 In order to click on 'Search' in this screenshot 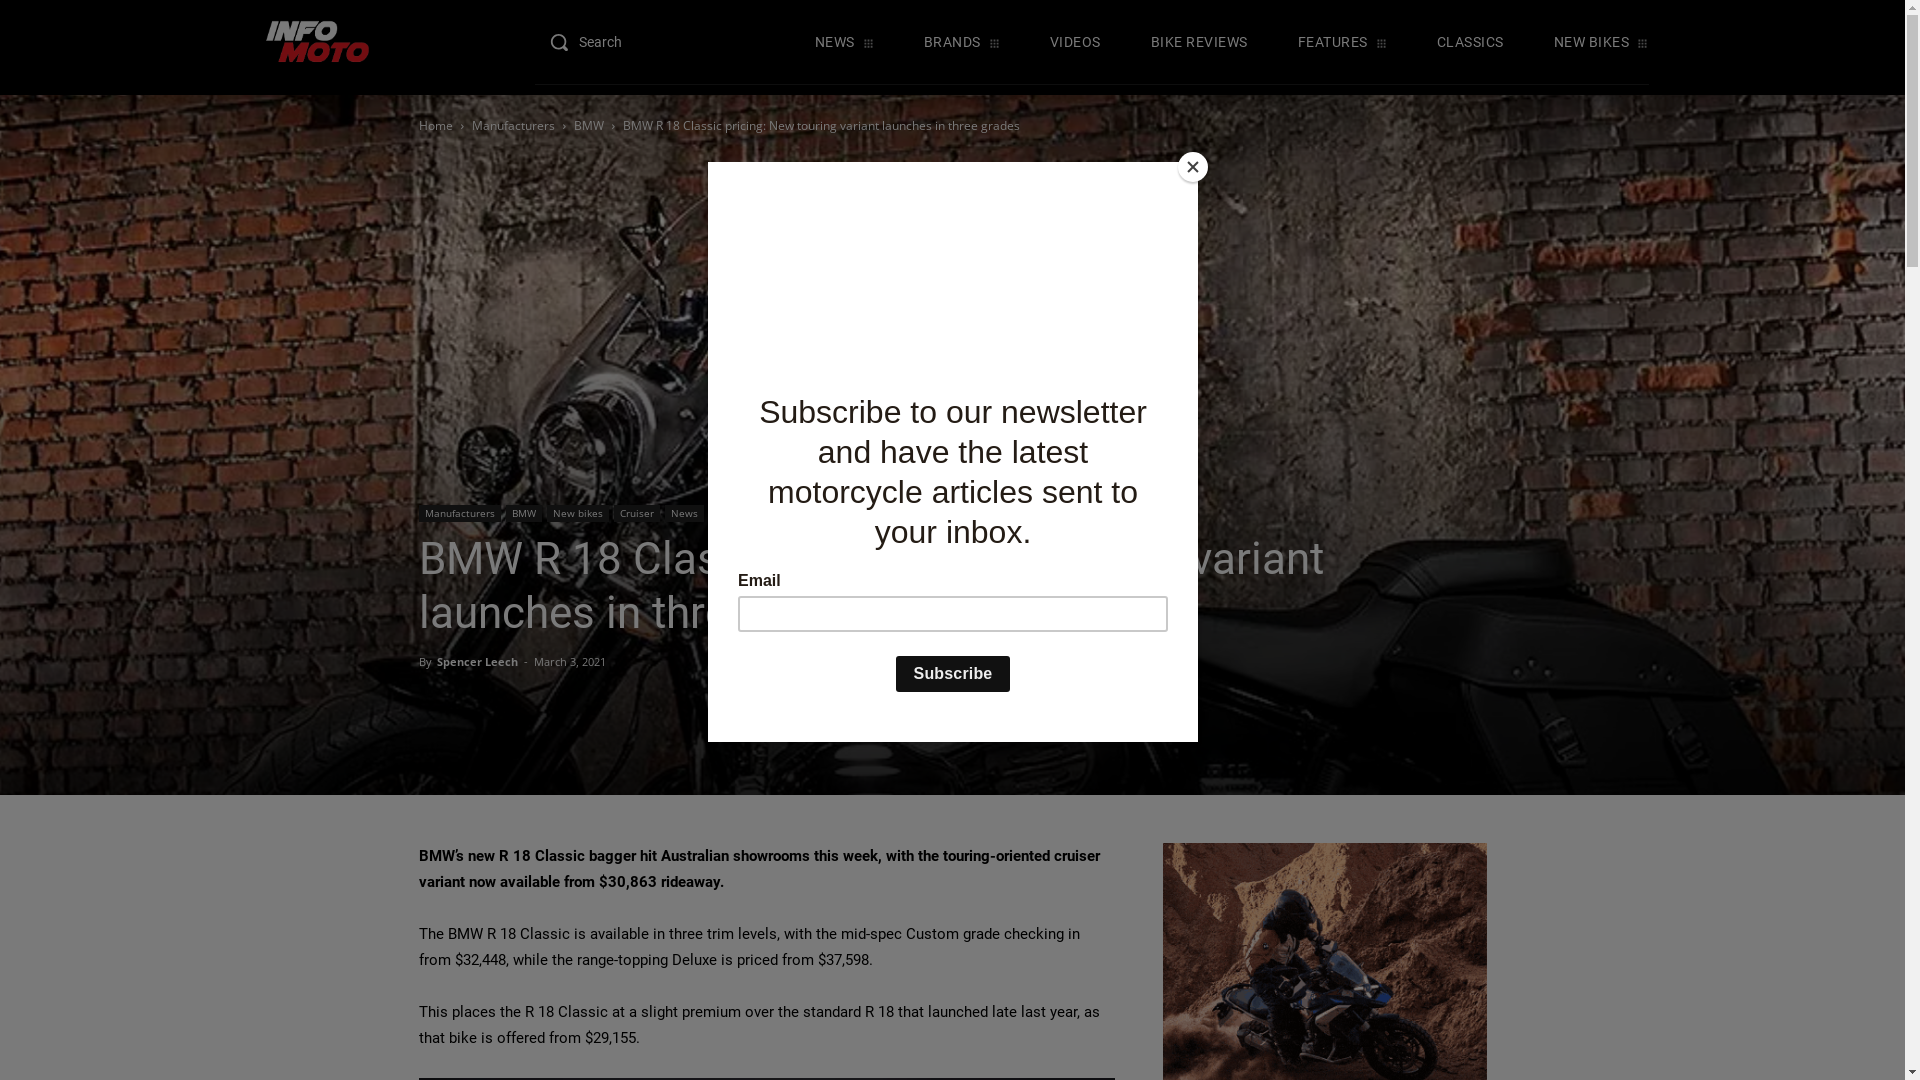, I will do `click(598, 42)`.